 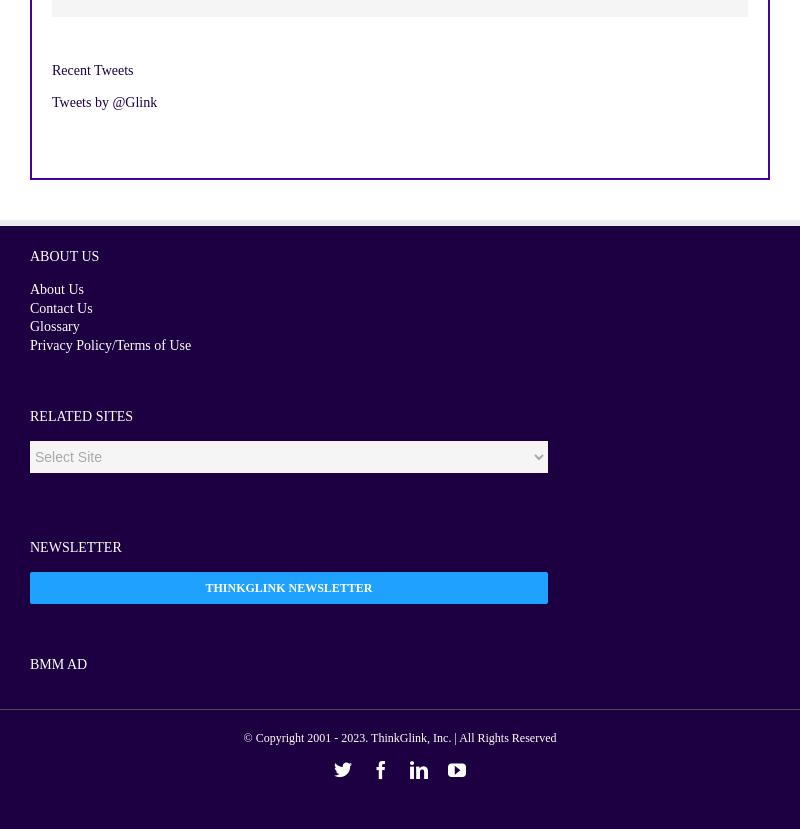 I want to click on 'Privacy Policy', so click(x=71, y=344).